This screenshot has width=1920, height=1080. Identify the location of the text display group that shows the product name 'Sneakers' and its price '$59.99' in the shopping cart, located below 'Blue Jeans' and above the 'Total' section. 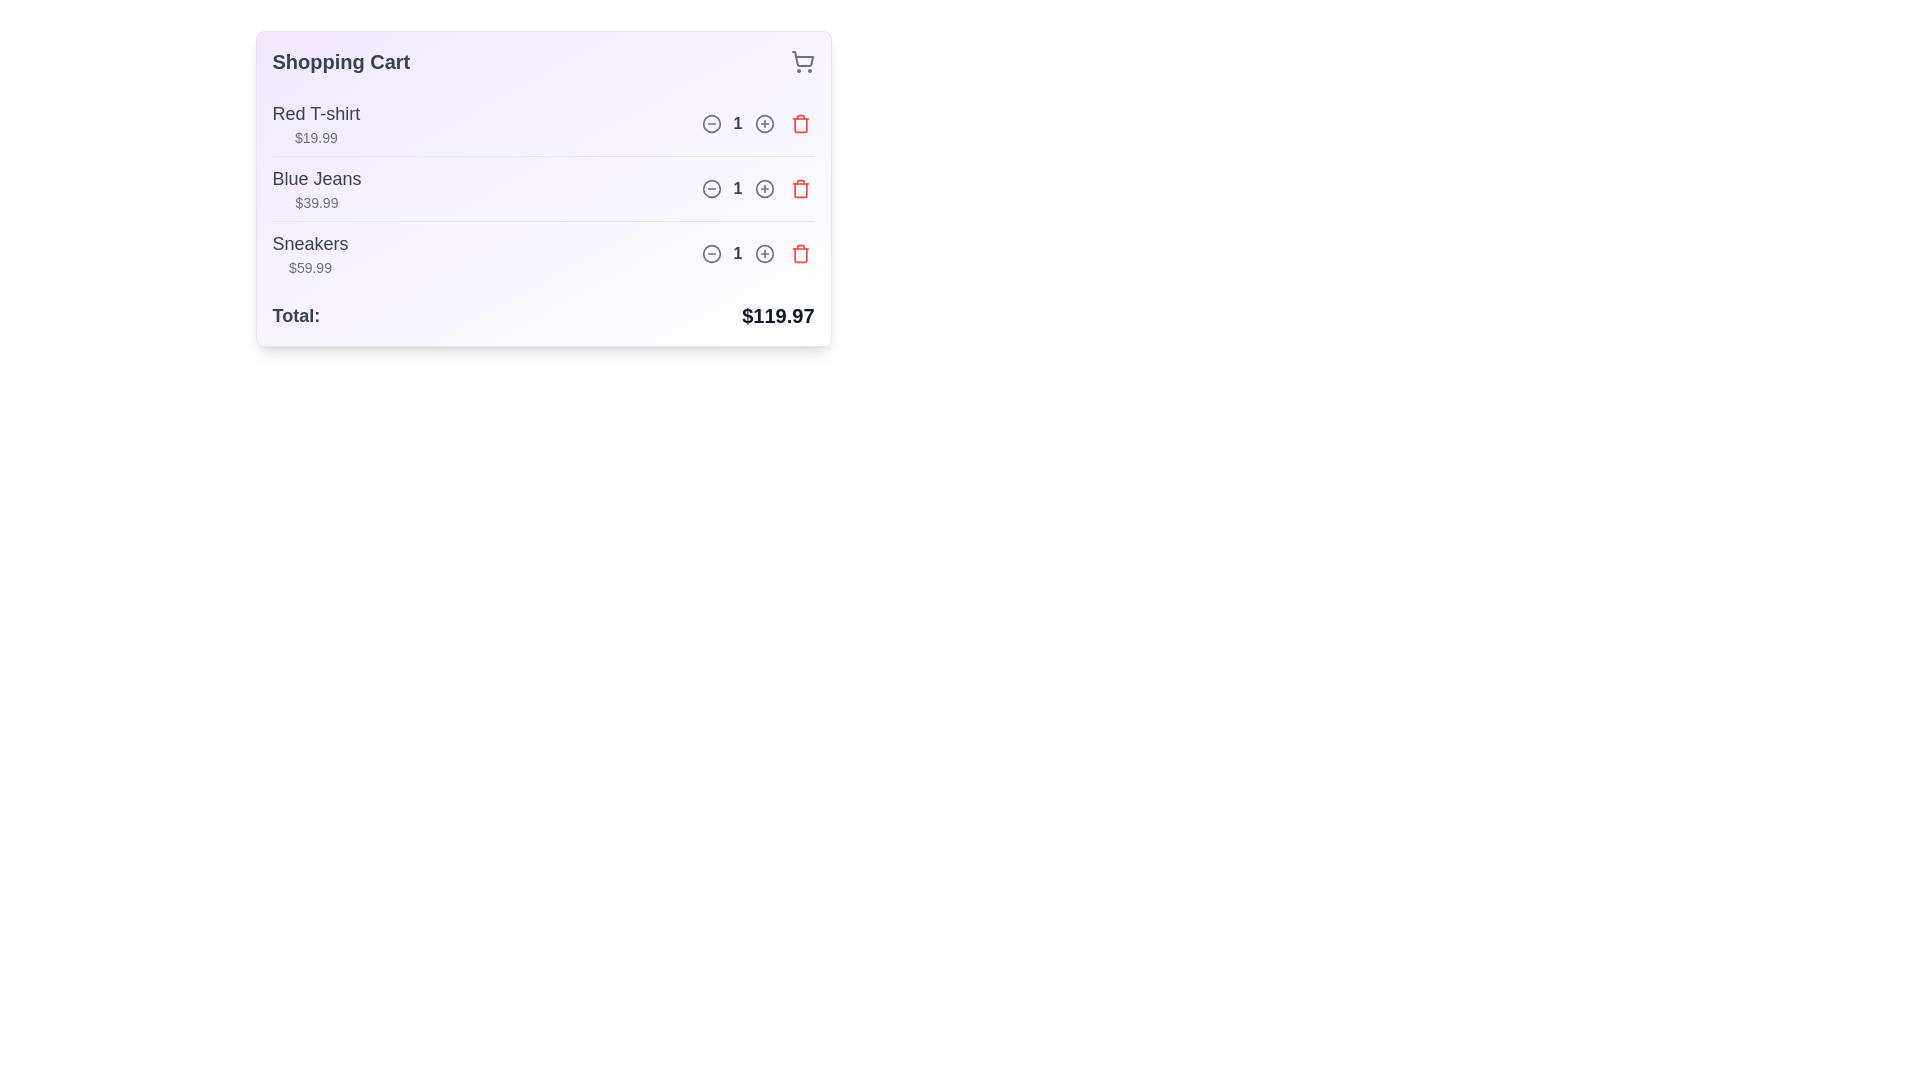
(309, 253).